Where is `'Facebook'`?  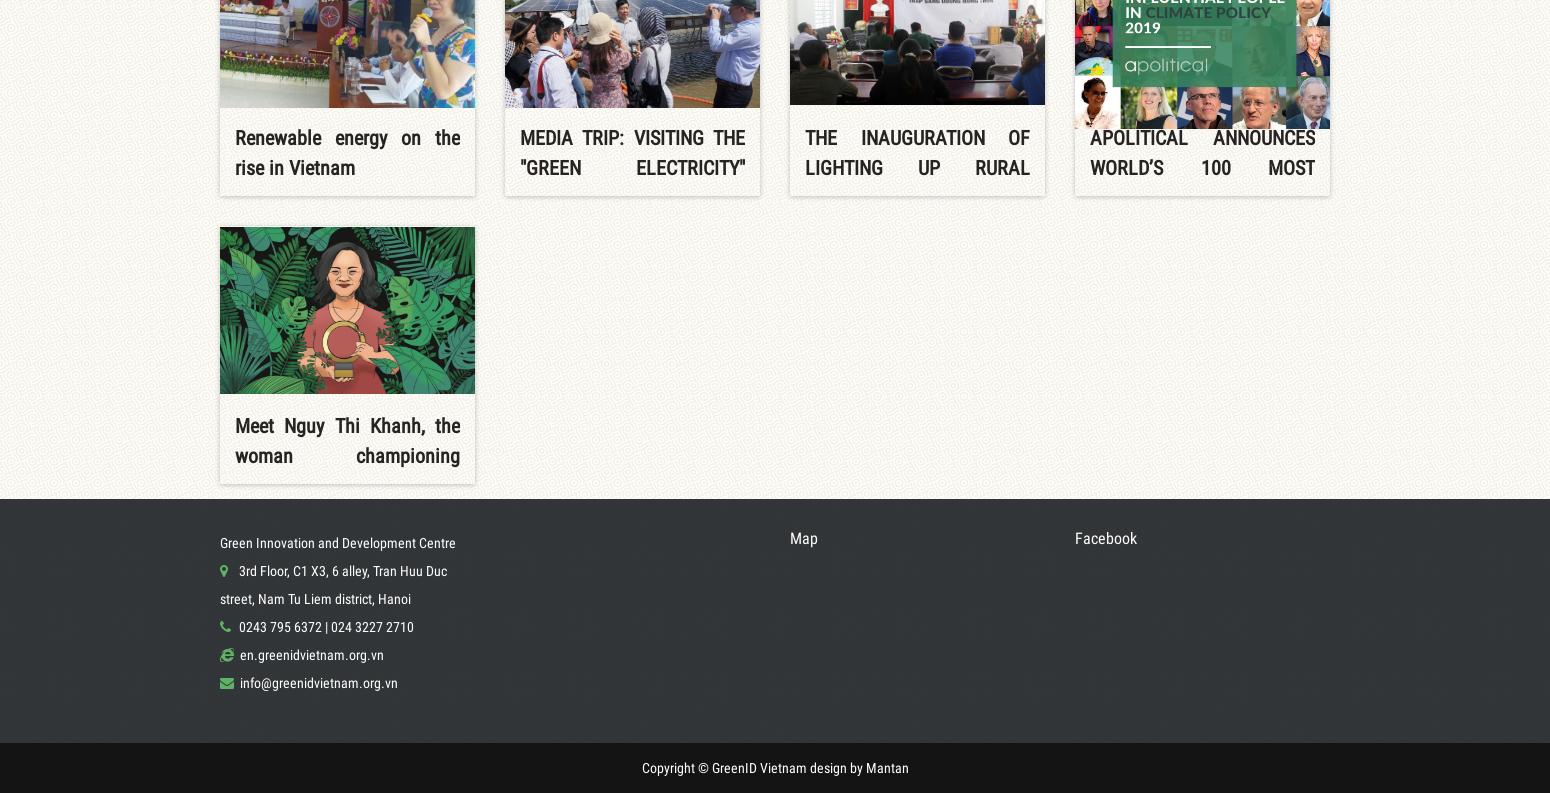
'Facebook' is located at coordinates (1074, 536).